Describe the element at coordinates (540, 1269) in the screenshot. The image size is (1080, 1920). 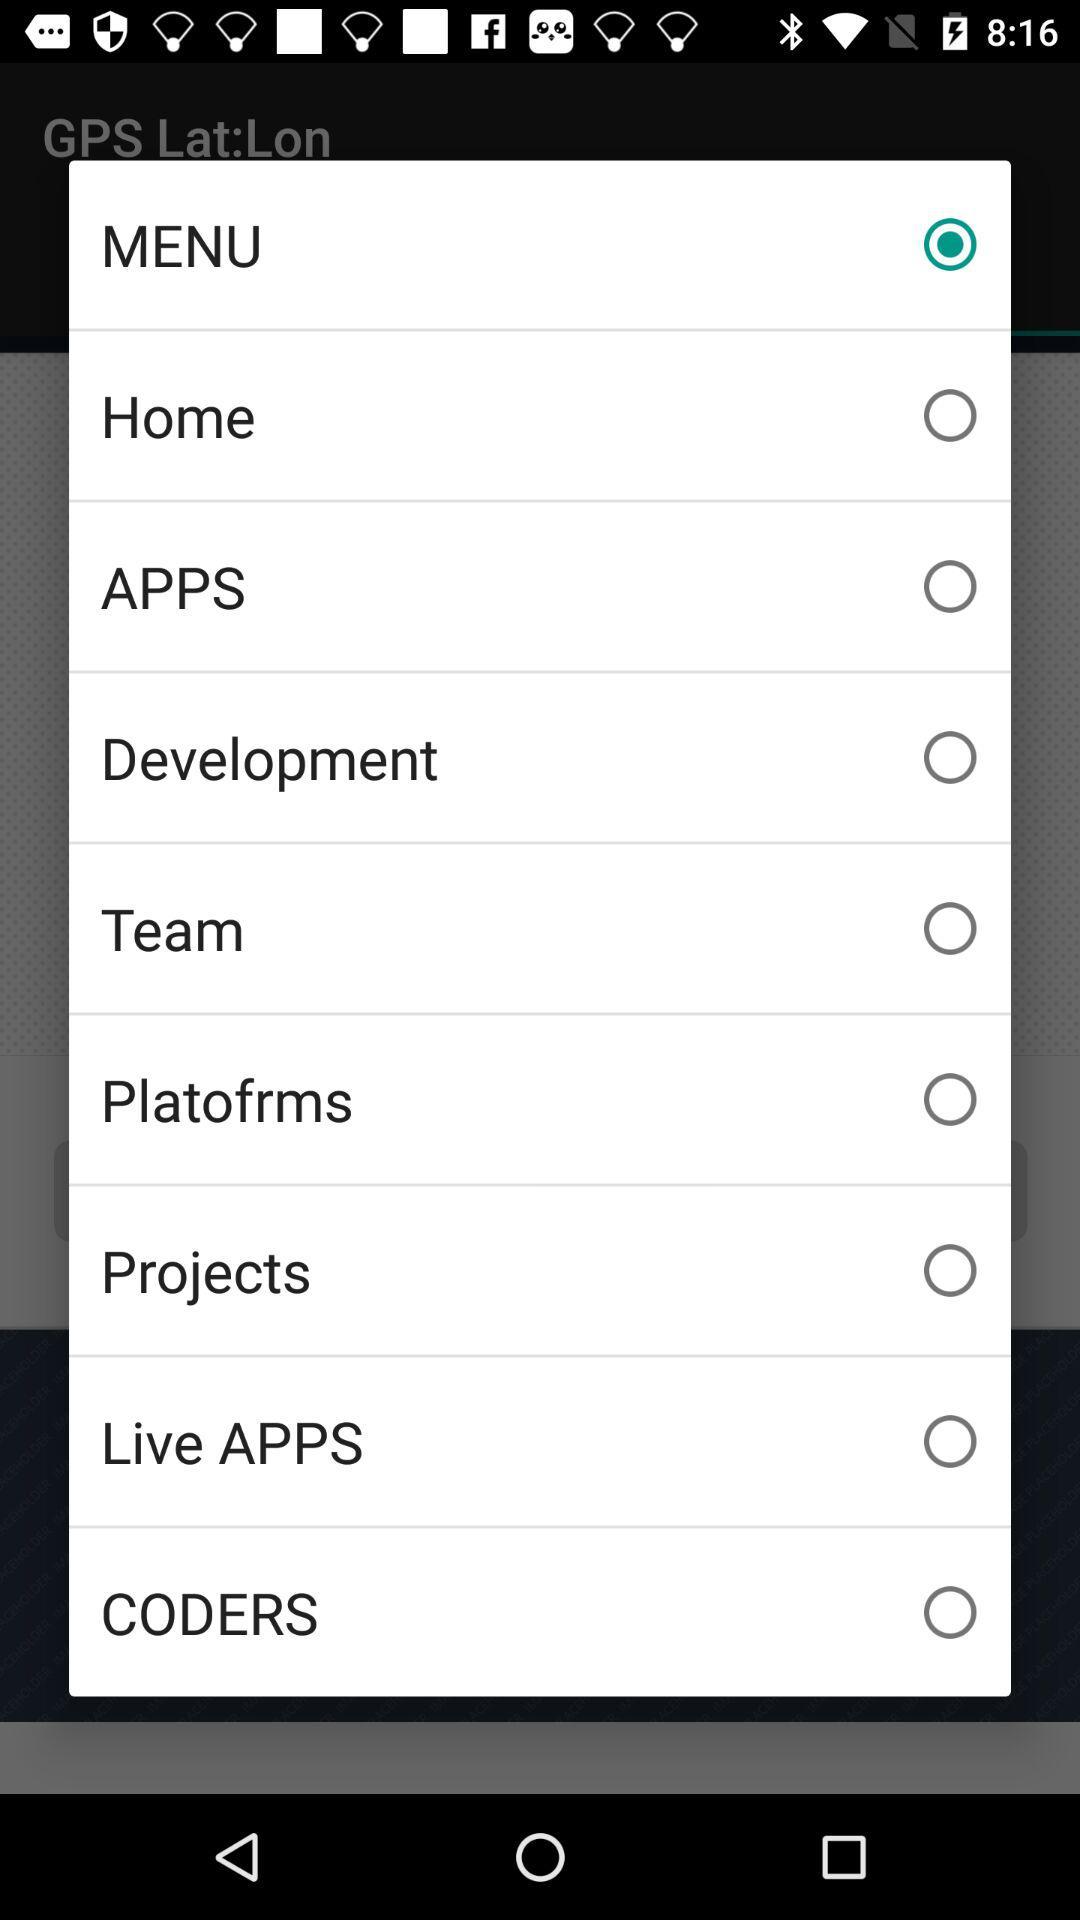
I see `the icon above live apps item` at that location.